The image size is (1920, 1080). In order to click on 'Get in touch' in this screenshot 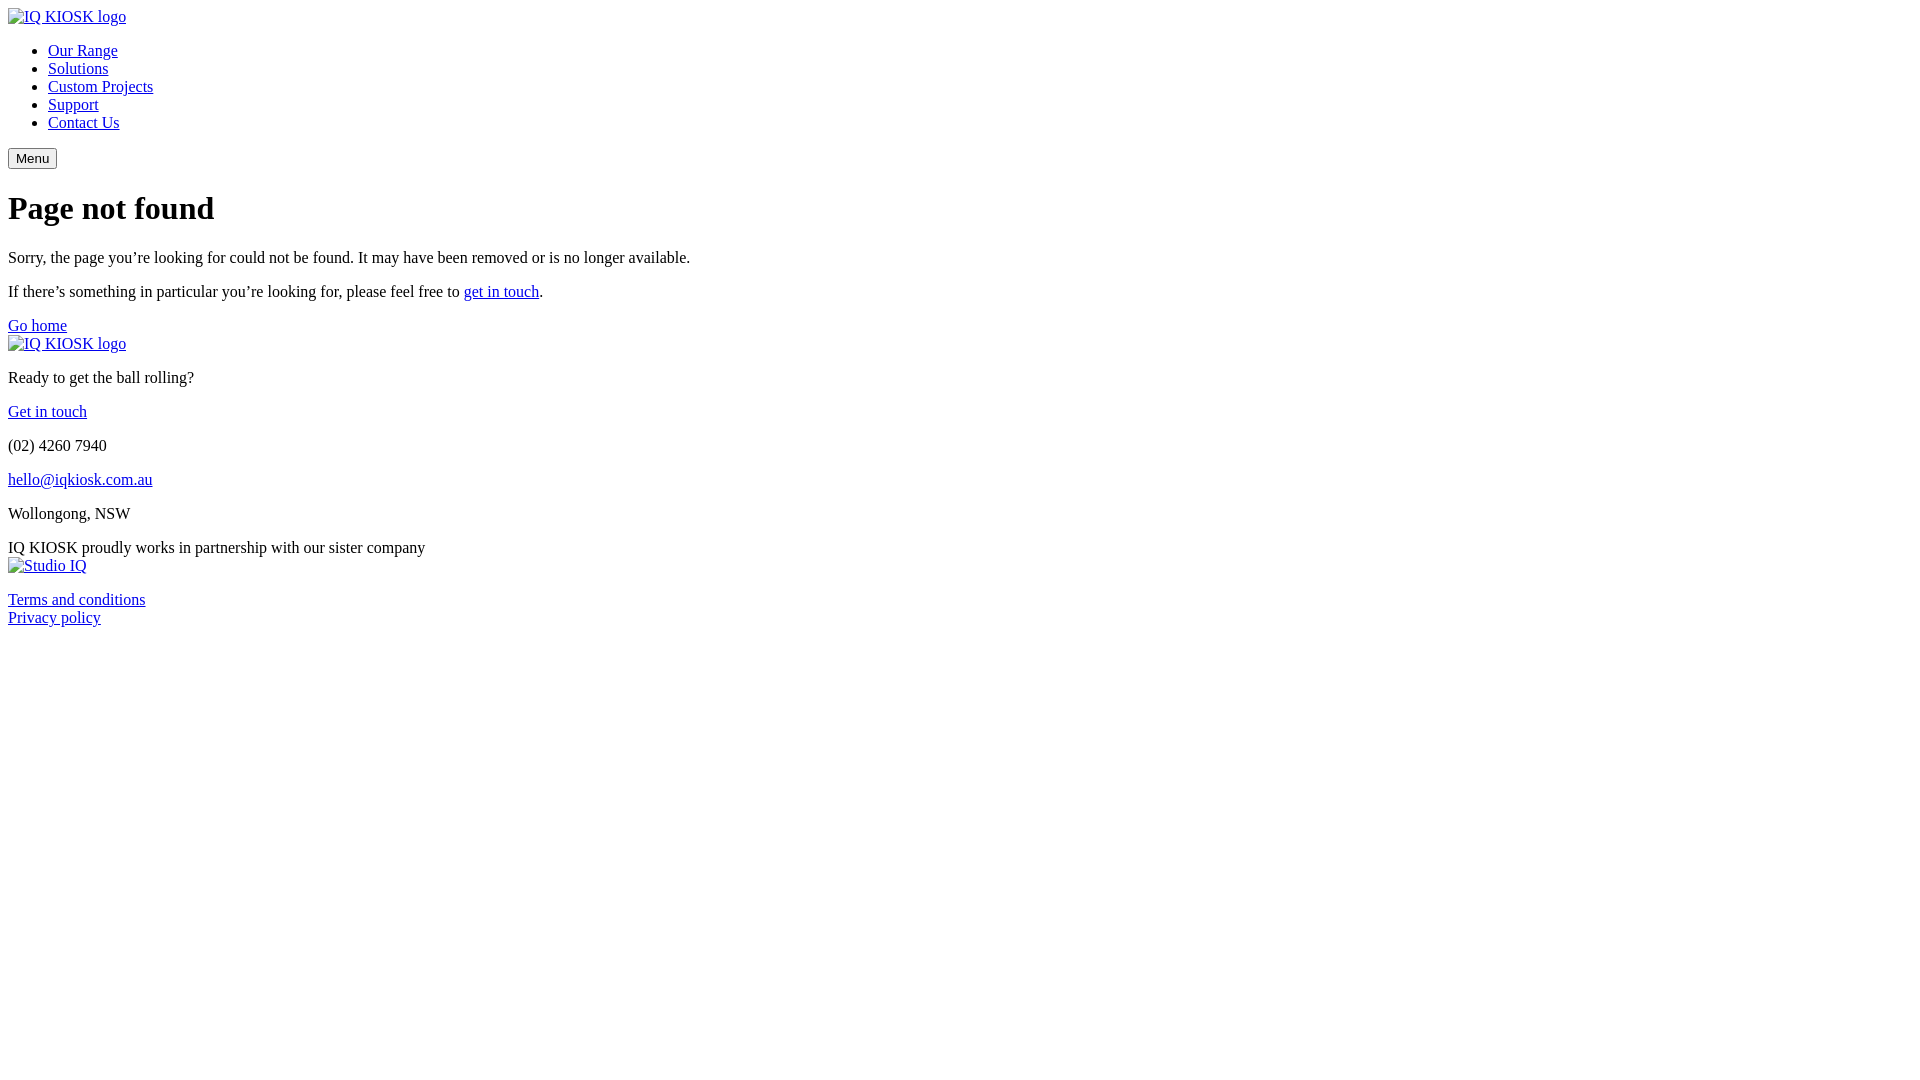, I will do `click(47, 410)`.